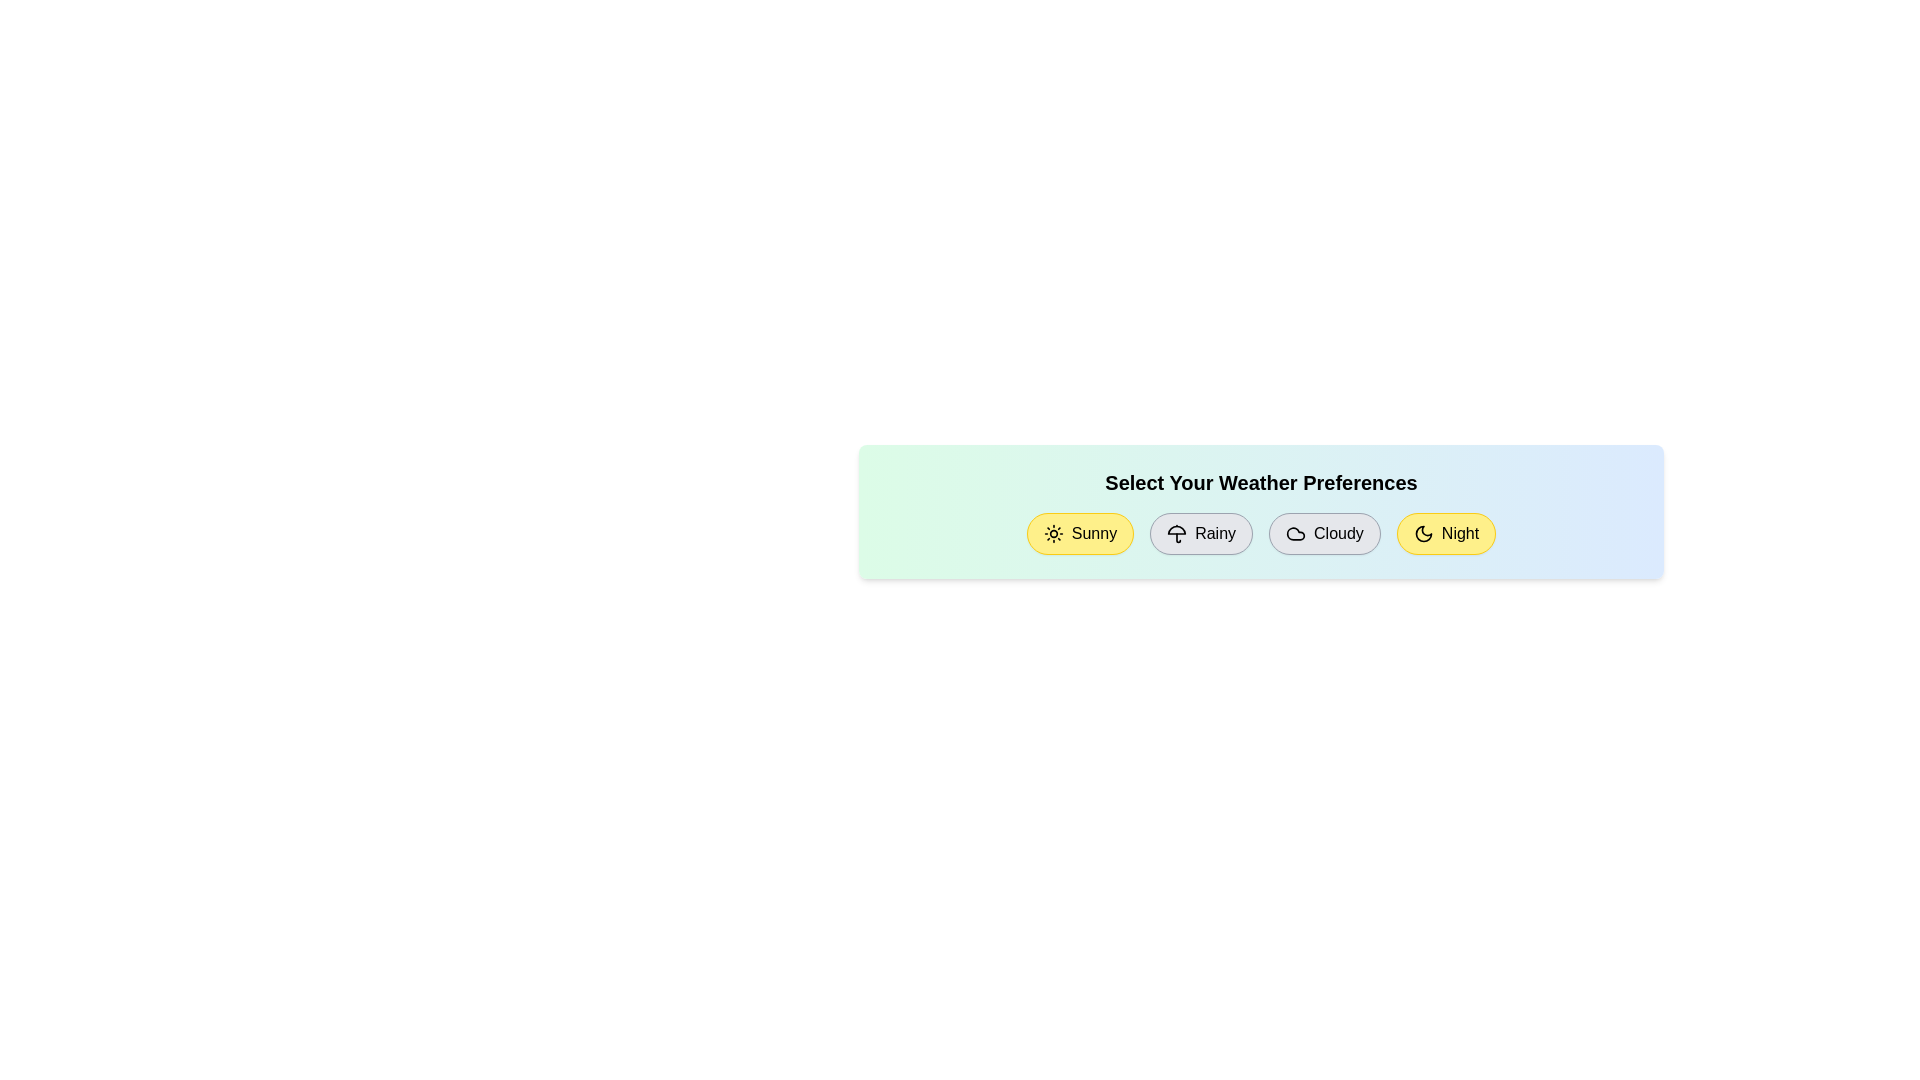  What do you see at coordinates (1445, 532) in the screenshot?
I see `the weather chip corresponding to Night` at bounding box center [1445, 532].